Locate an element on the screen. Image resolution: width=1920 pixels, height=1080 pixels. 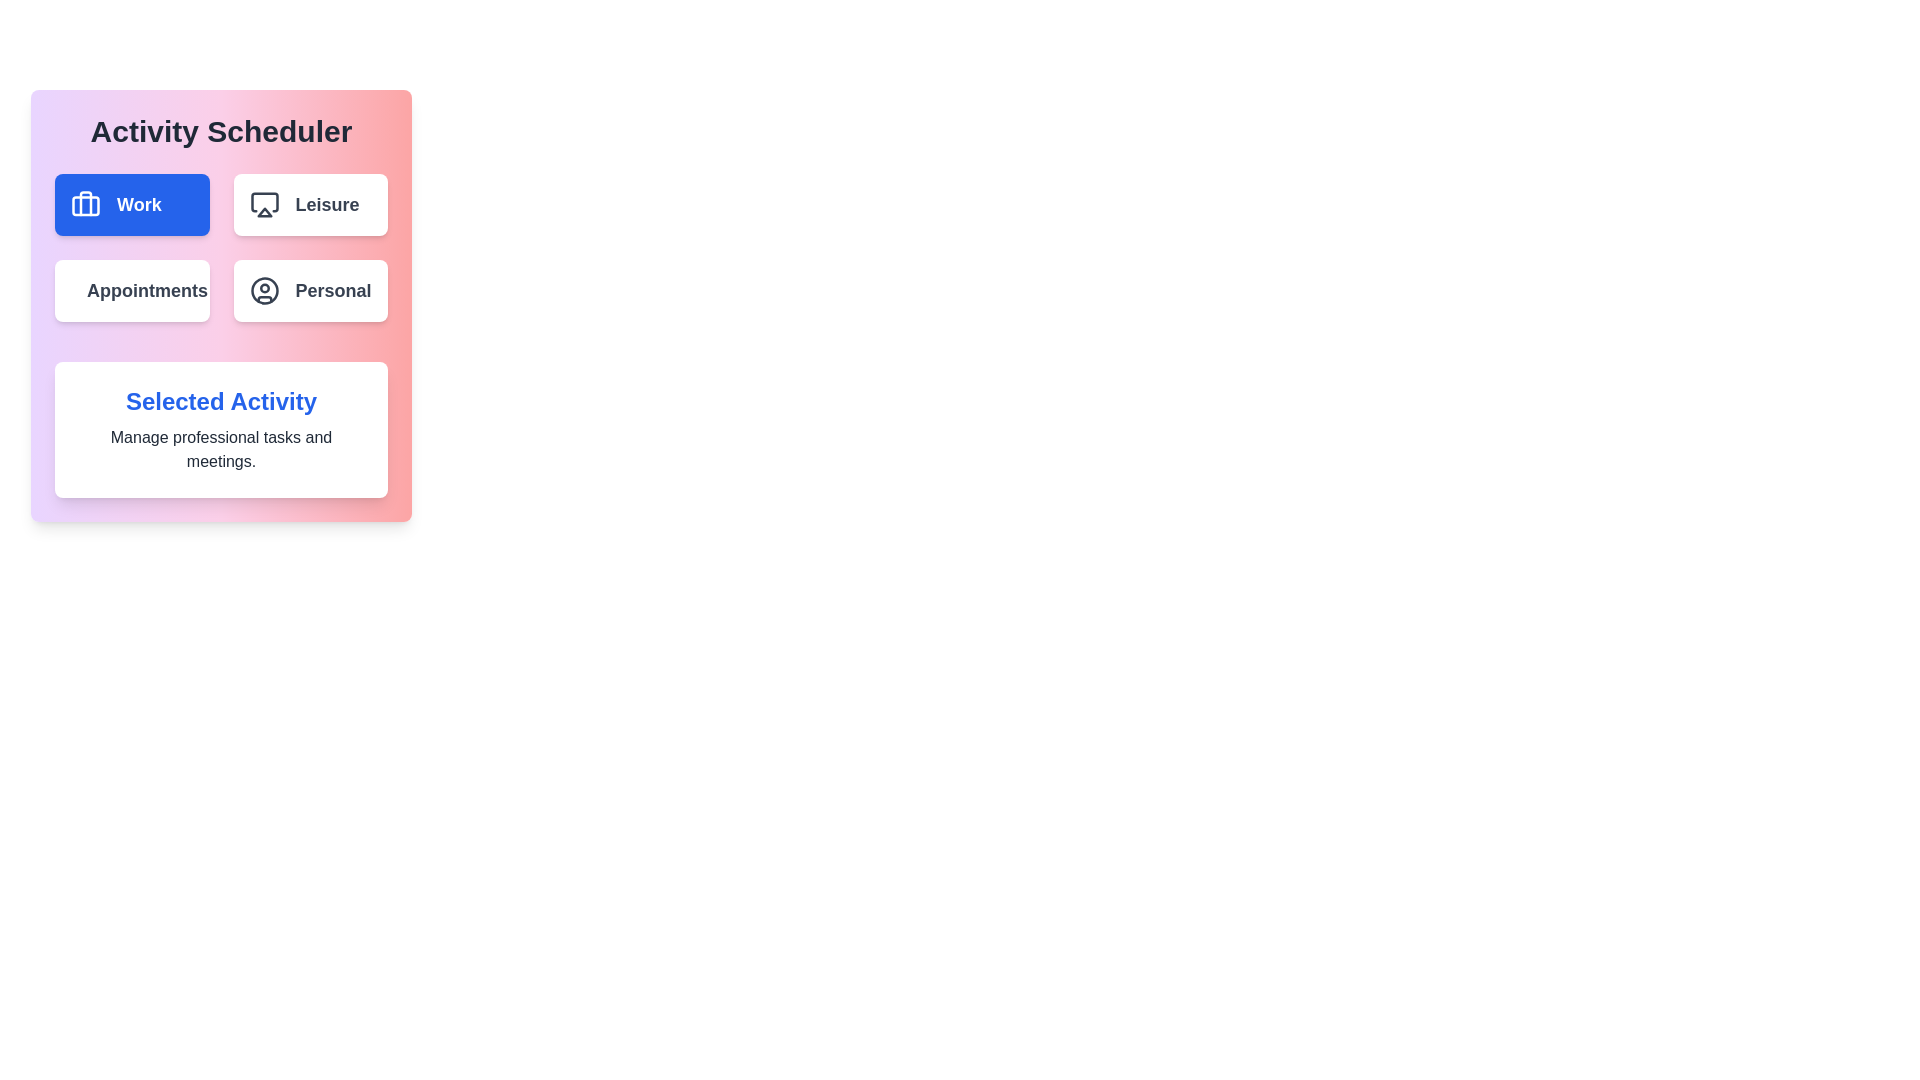
the vertical line on the left side of the briefcase icon, which symbolizes 'Work' in the user interface of the 'Activity Scheduler' card is located at coordinates (85, 203).